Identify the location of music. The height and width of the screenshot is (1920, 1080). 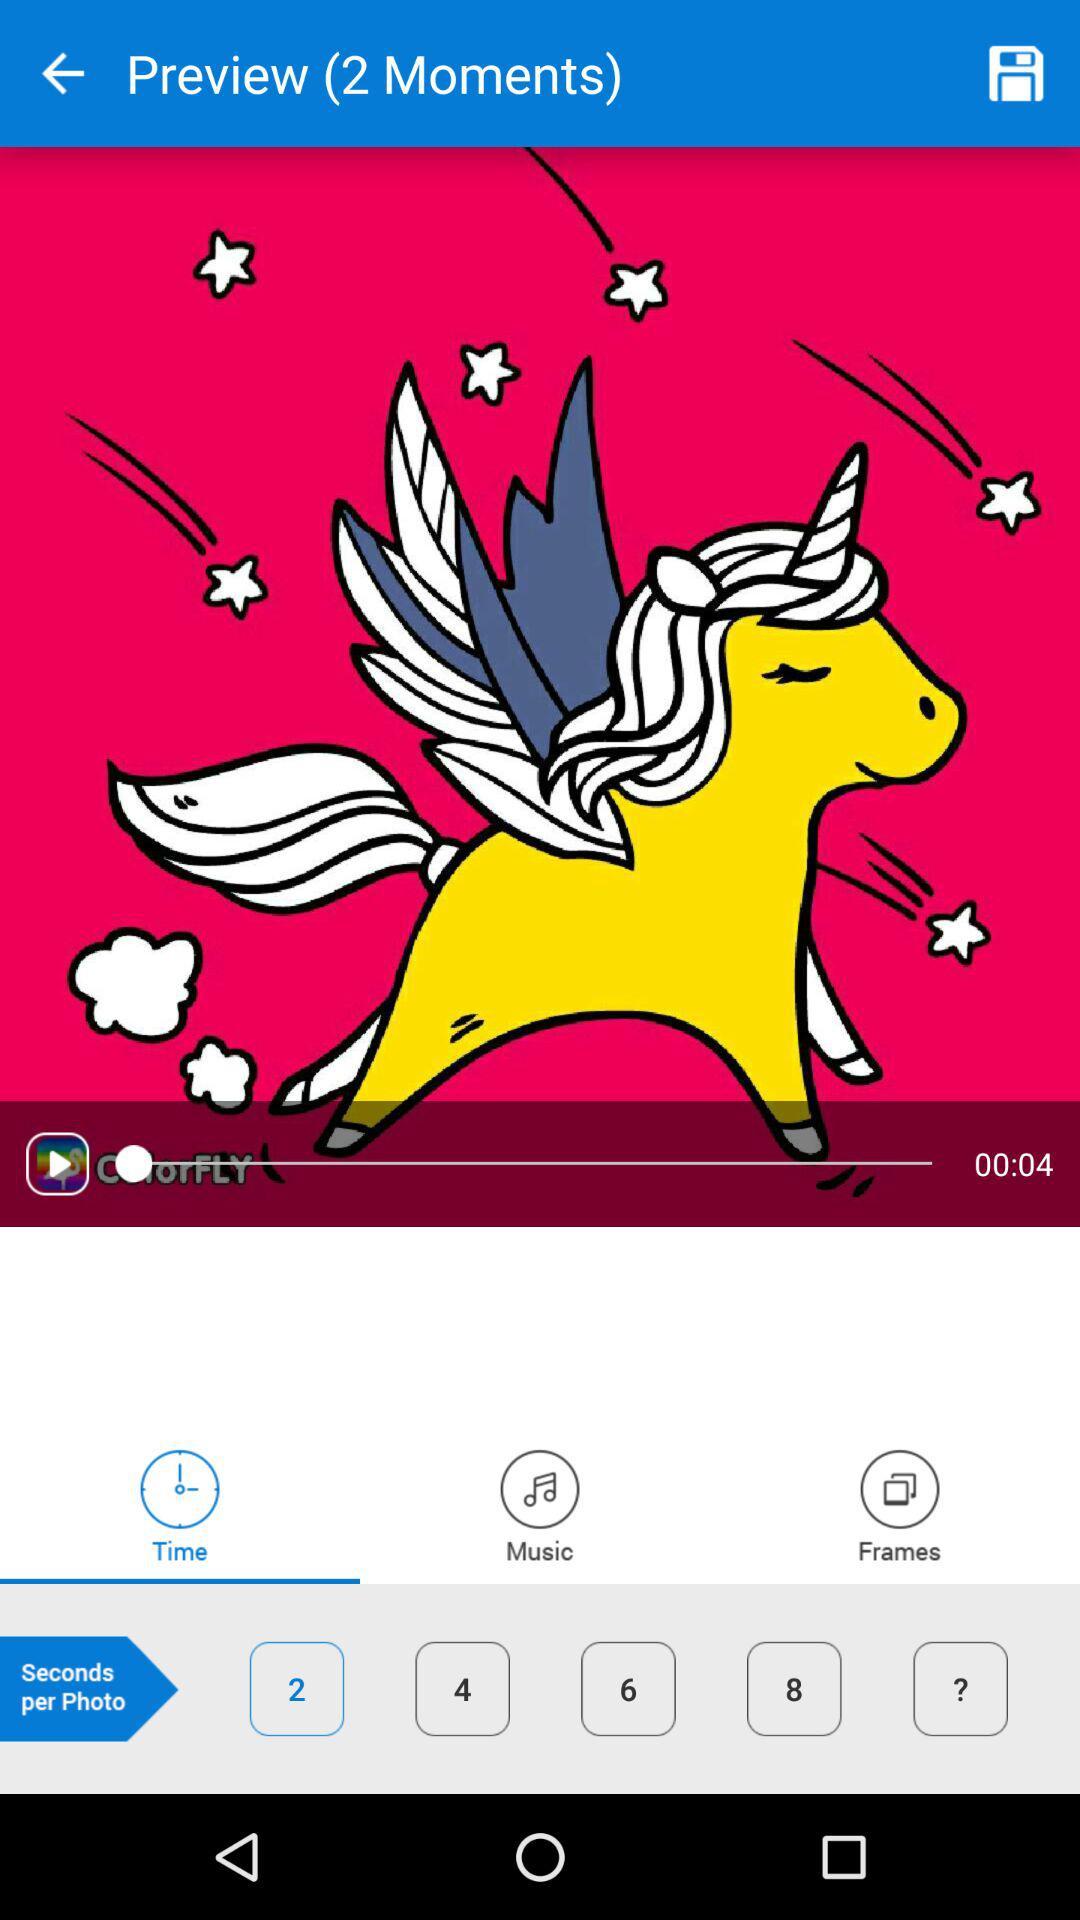
(540, 1505).